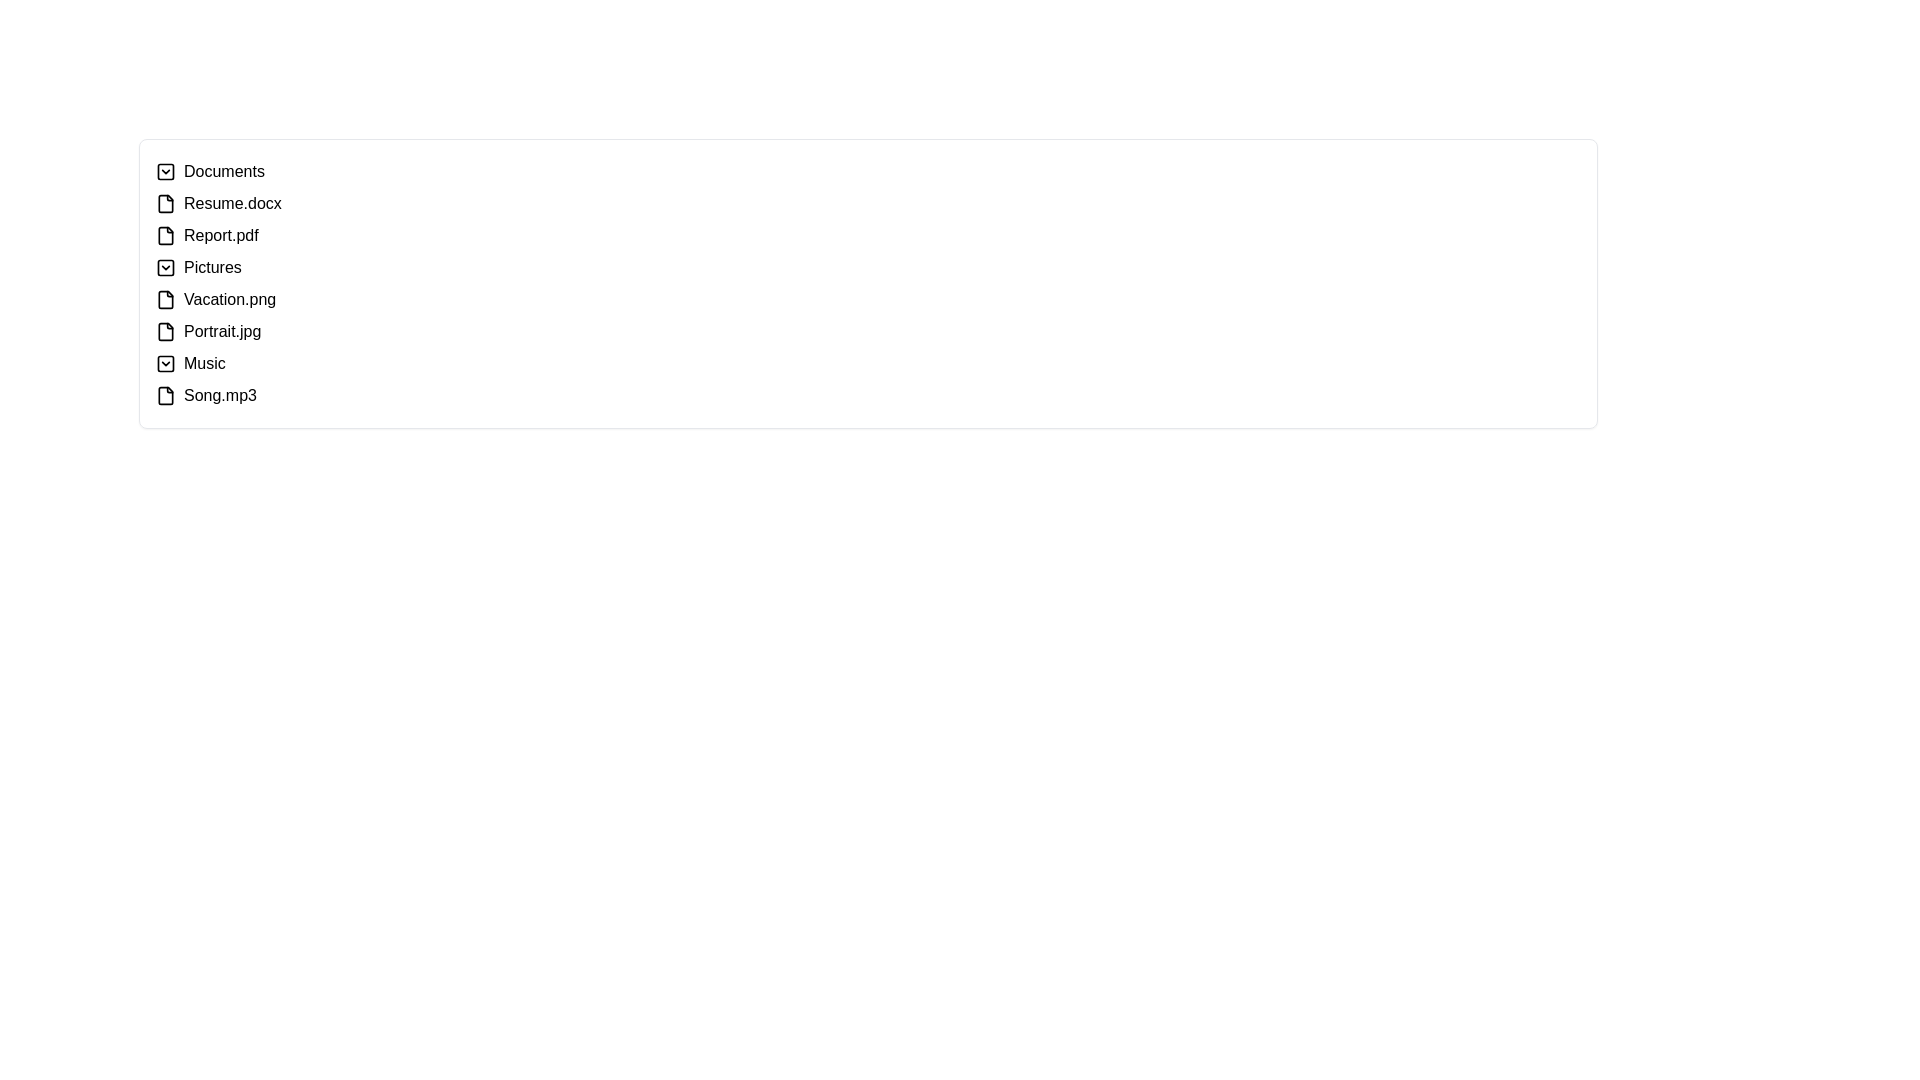 The image size is (1920, 1080). I want to click on the rectangular document icon for the file labeled 'Song.mp3' within the 'Music' folder section, which is highlighted in red, so click(166, 396).